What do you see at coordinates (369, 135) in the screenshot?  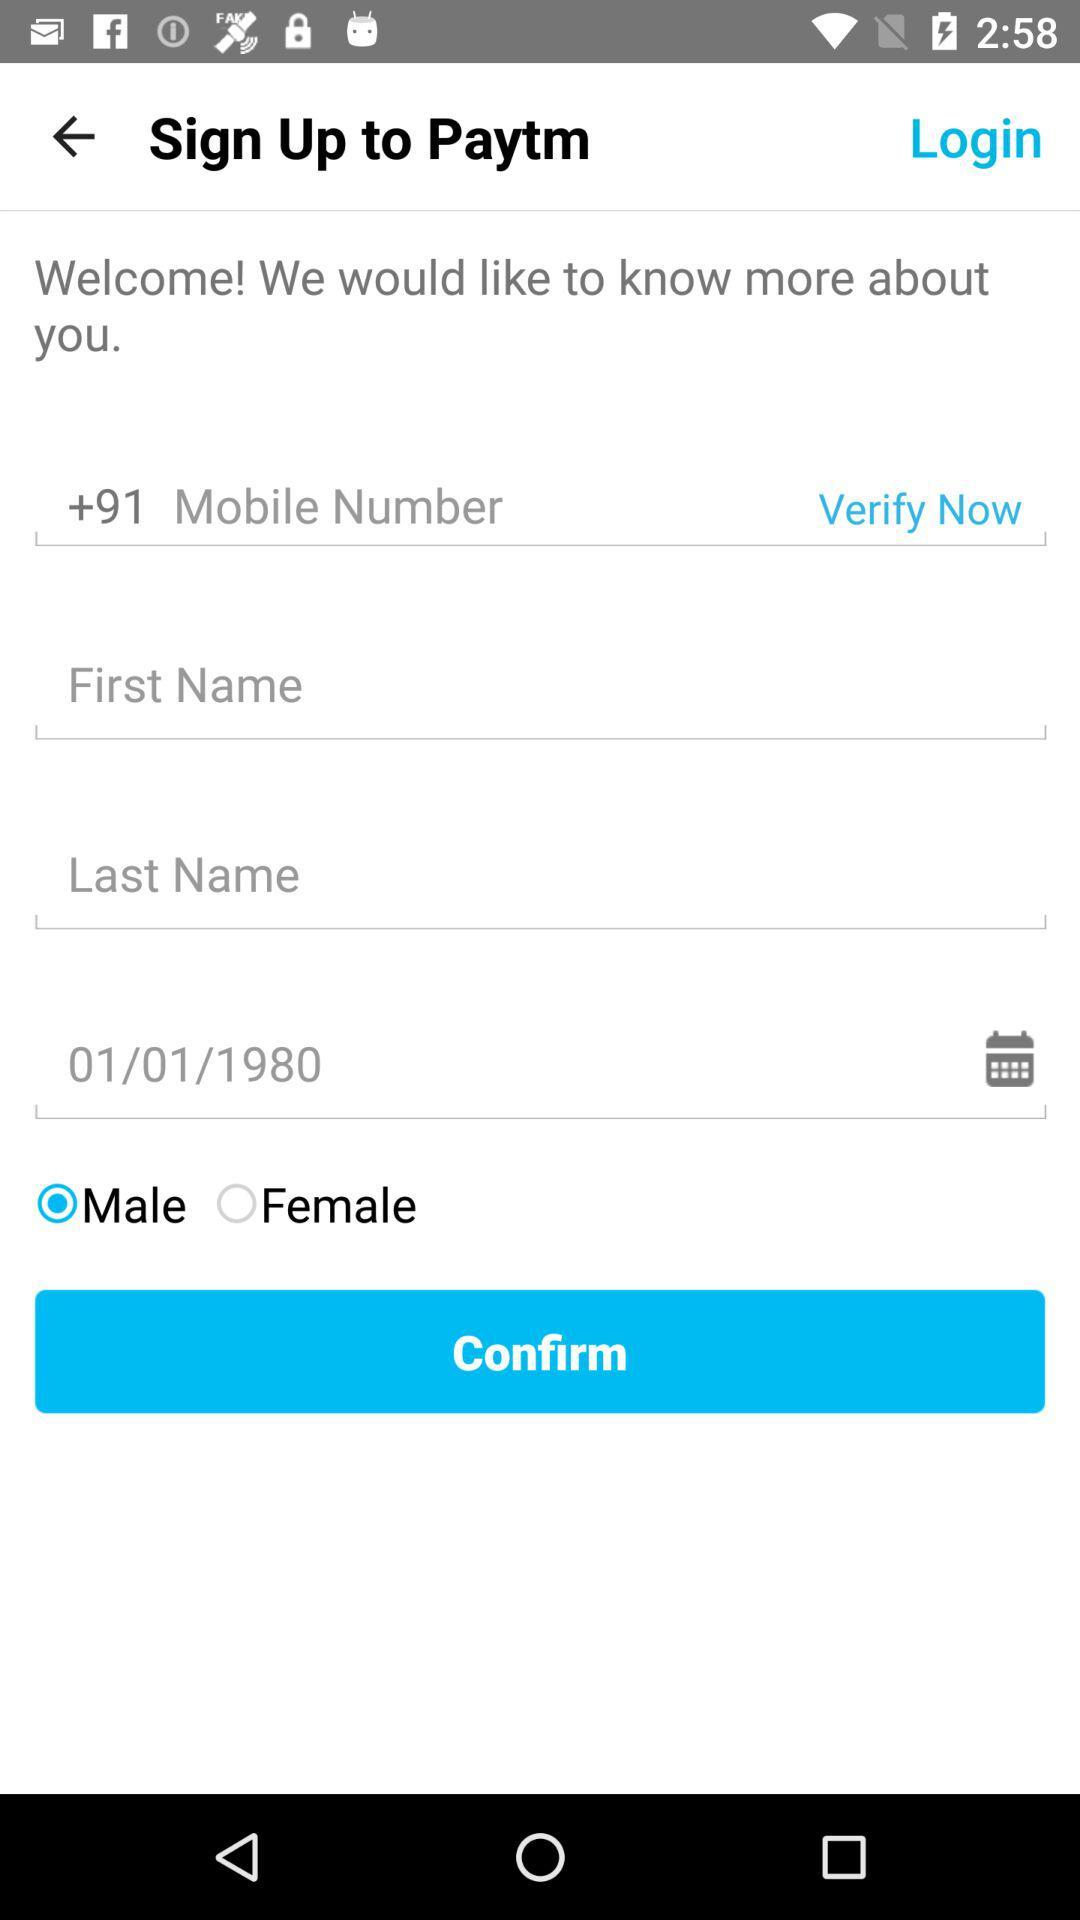 I see `the icon to the left of login icon` at bounding box center [369, 135].